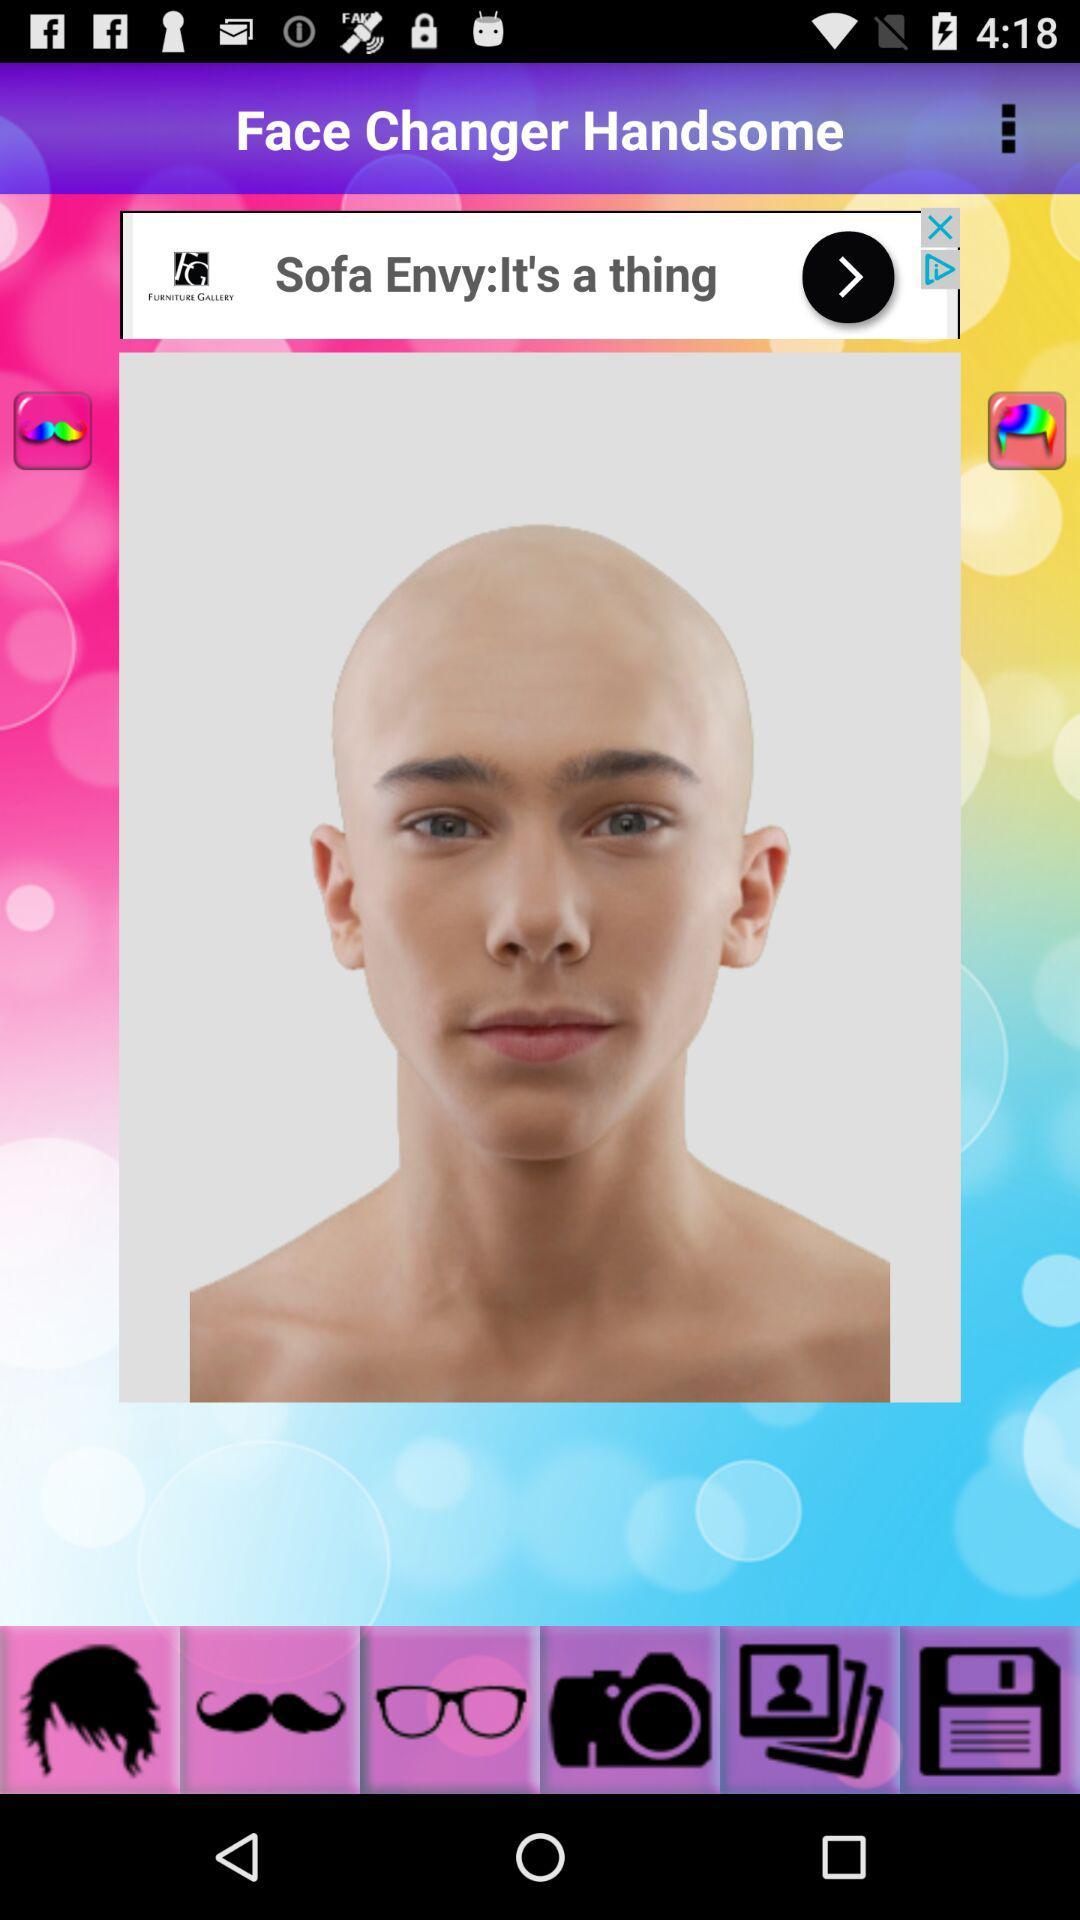  What do you see at coordinates (810, 1708) in the screenshot?
I see `the photos` at bounding box center [810, 1708].